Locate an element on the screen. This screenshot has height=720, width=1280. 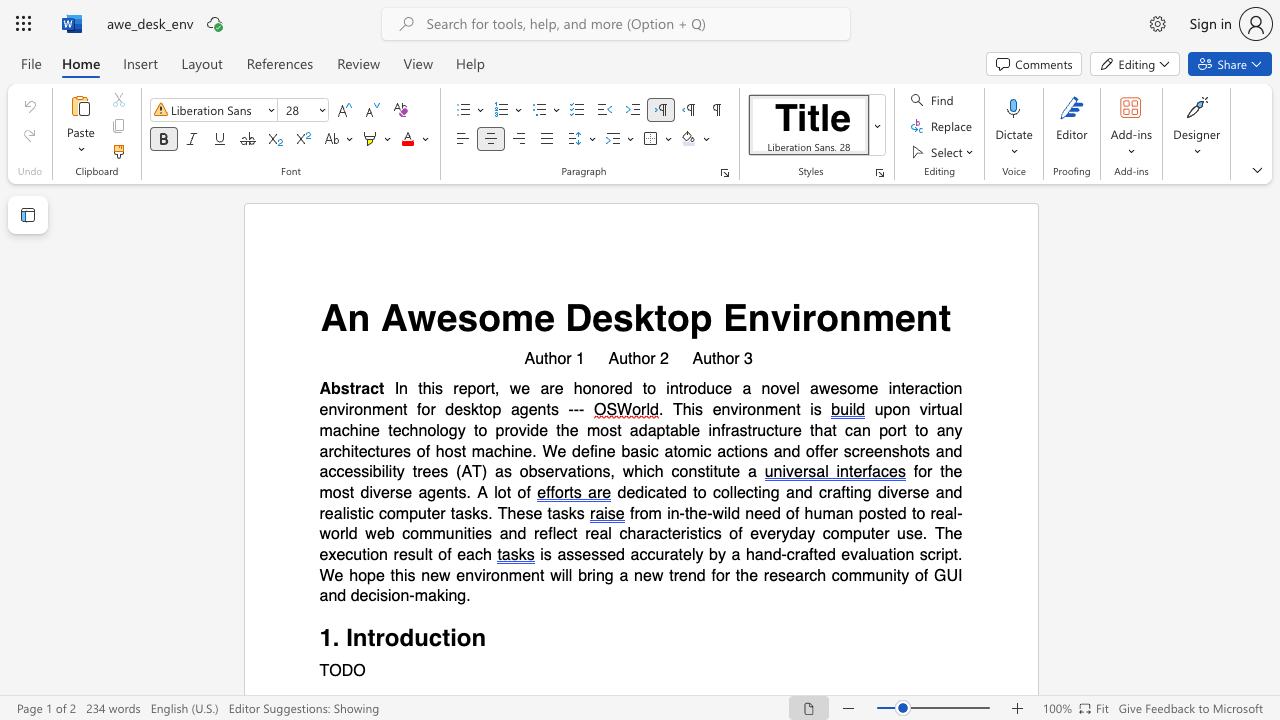
the subset text "ironme" within the text "new environment" is located at coordinates (482, 575).